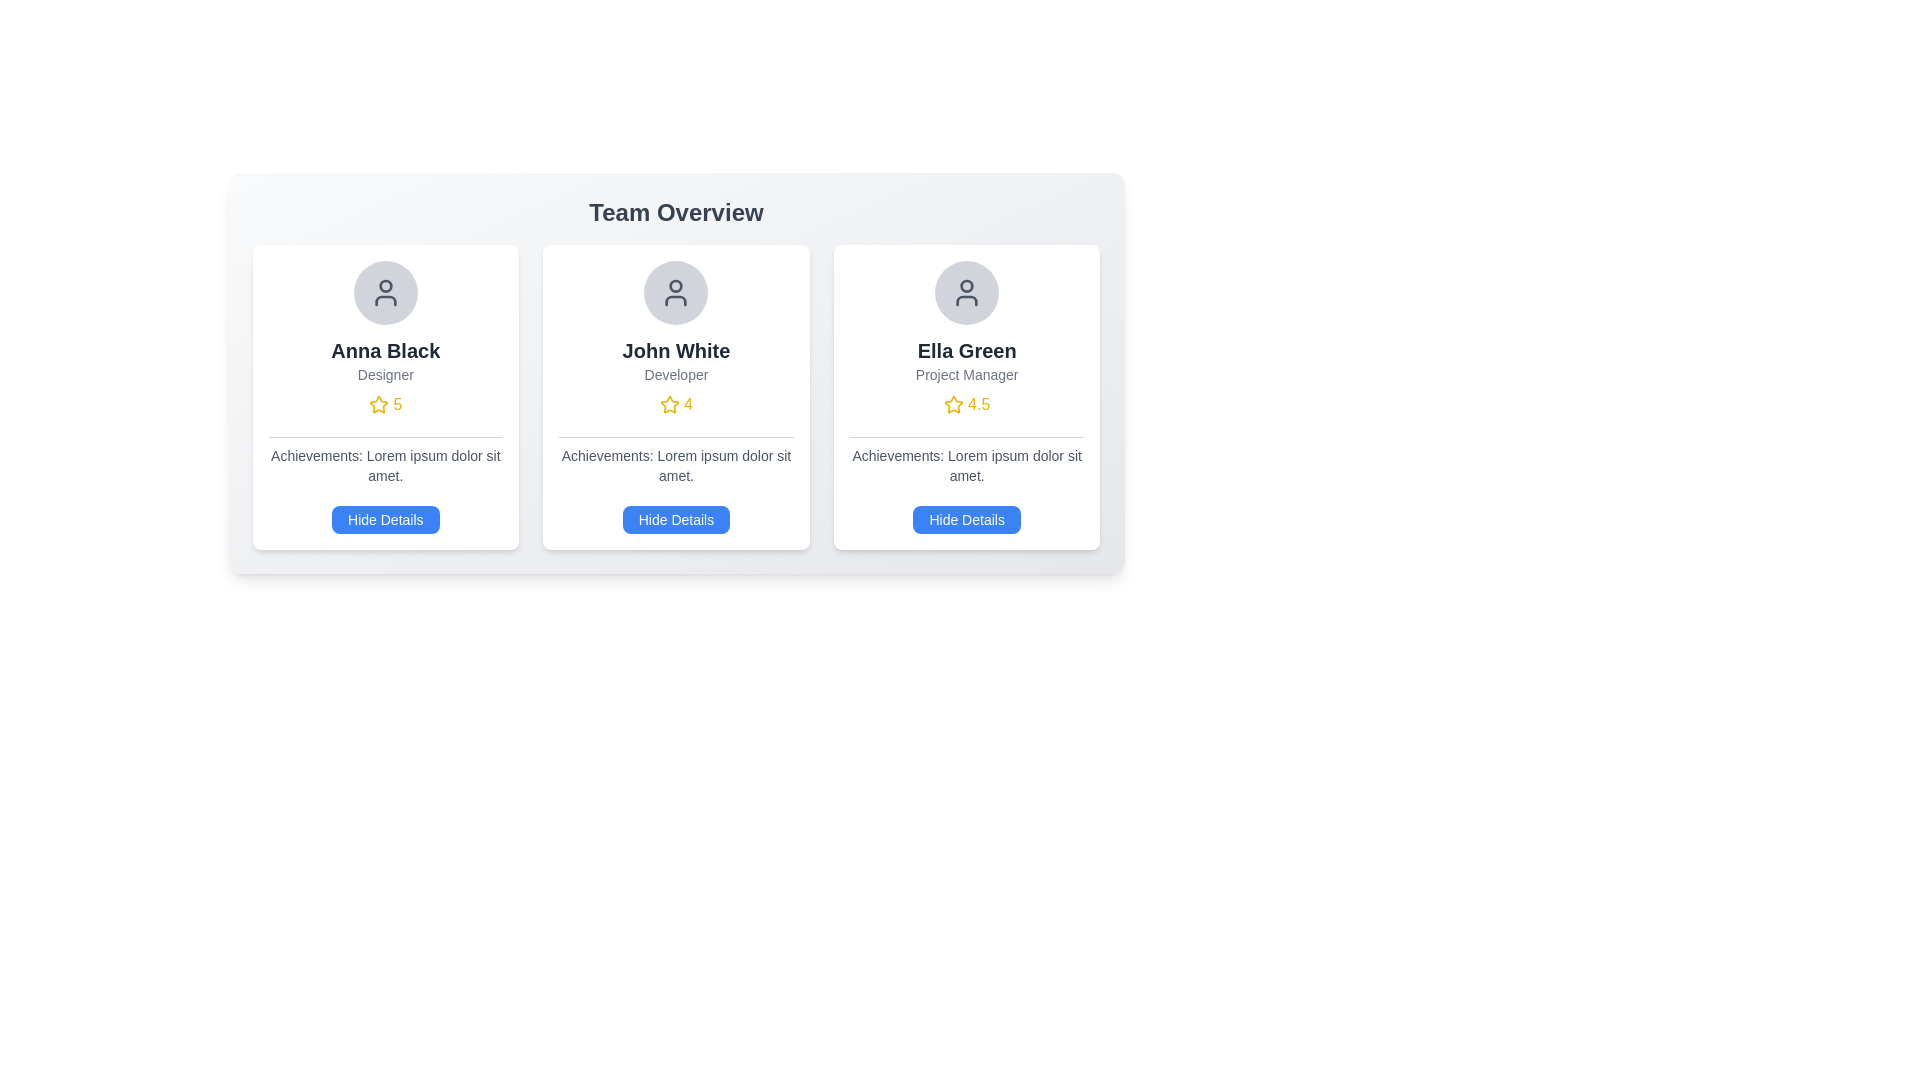  I want to click on the Circular placeholder avatar for the user 'Anna Black', which is positioned in the top-left profile card of three horizontally aligned cards, so click(385, 293).